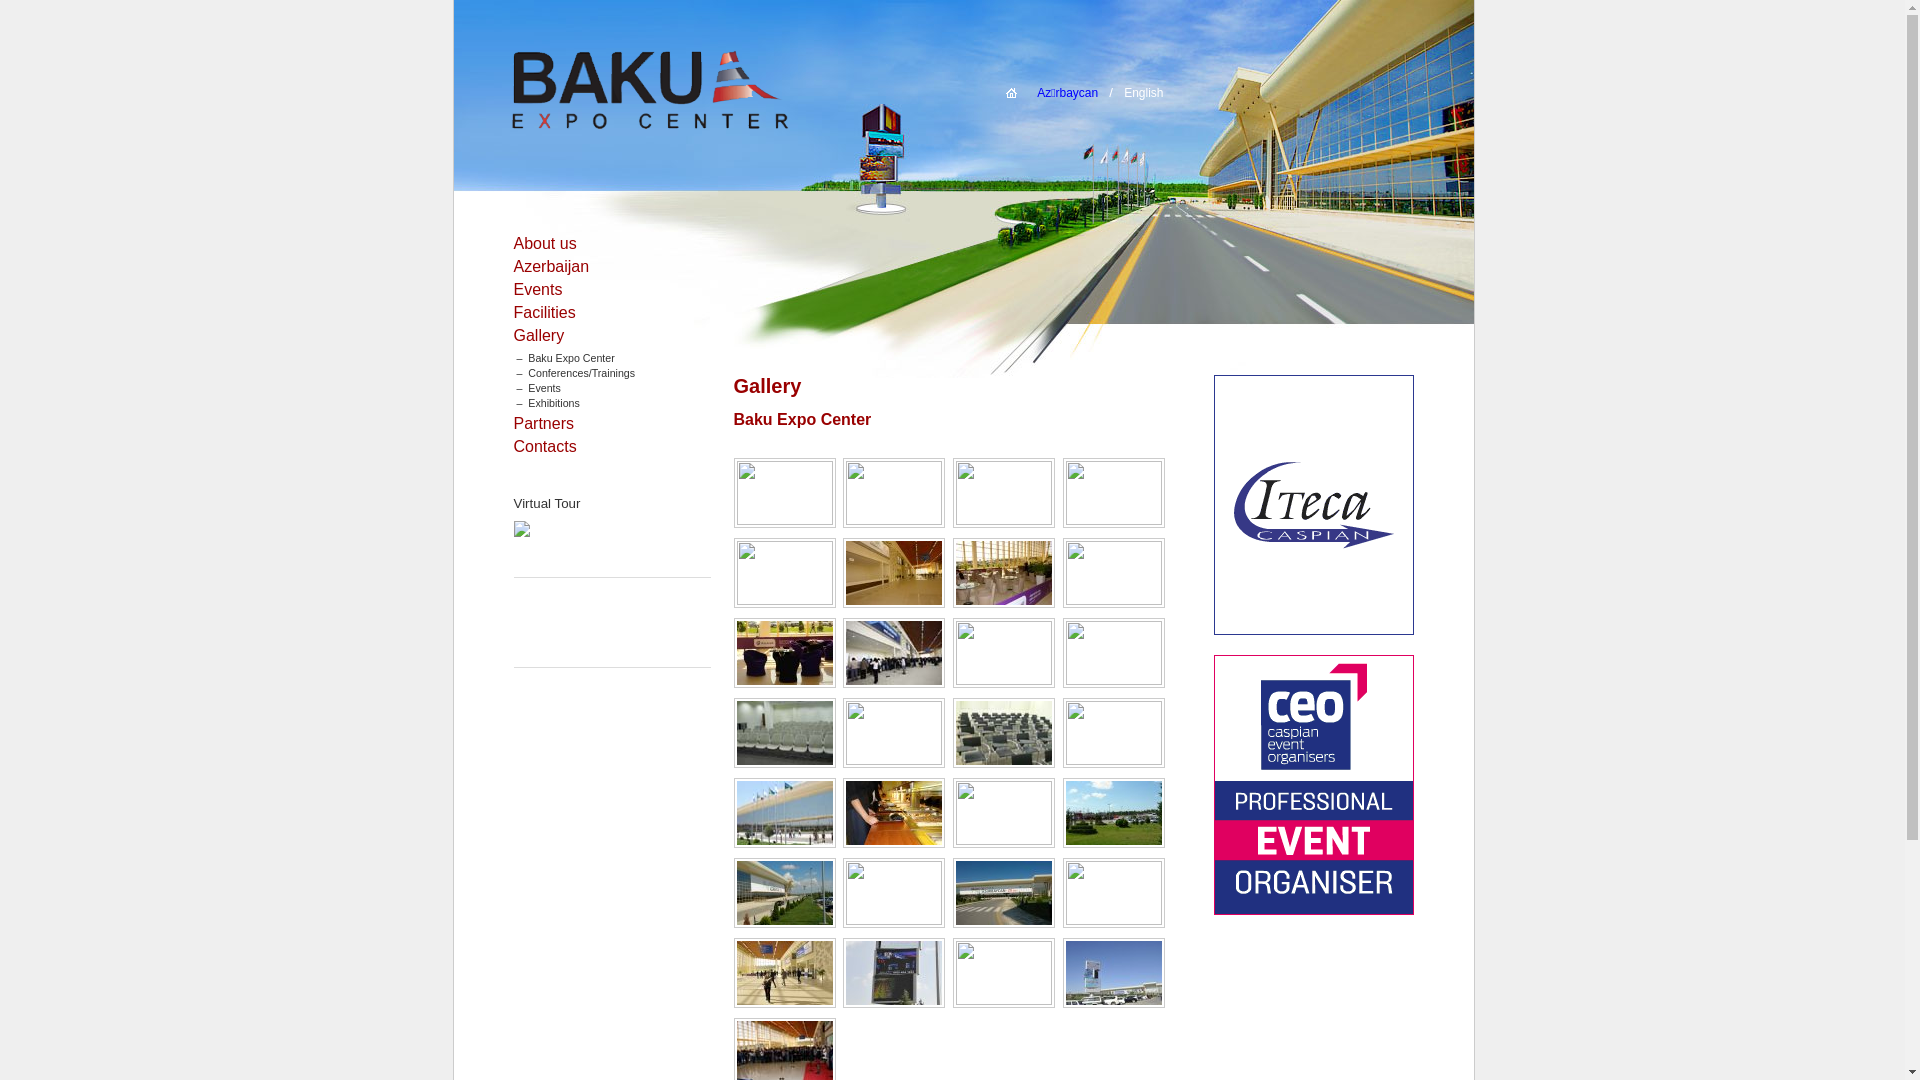 The height and width of the screenshot is (1080, 1920). I want to click on 'Facilities', so click(513, 312).